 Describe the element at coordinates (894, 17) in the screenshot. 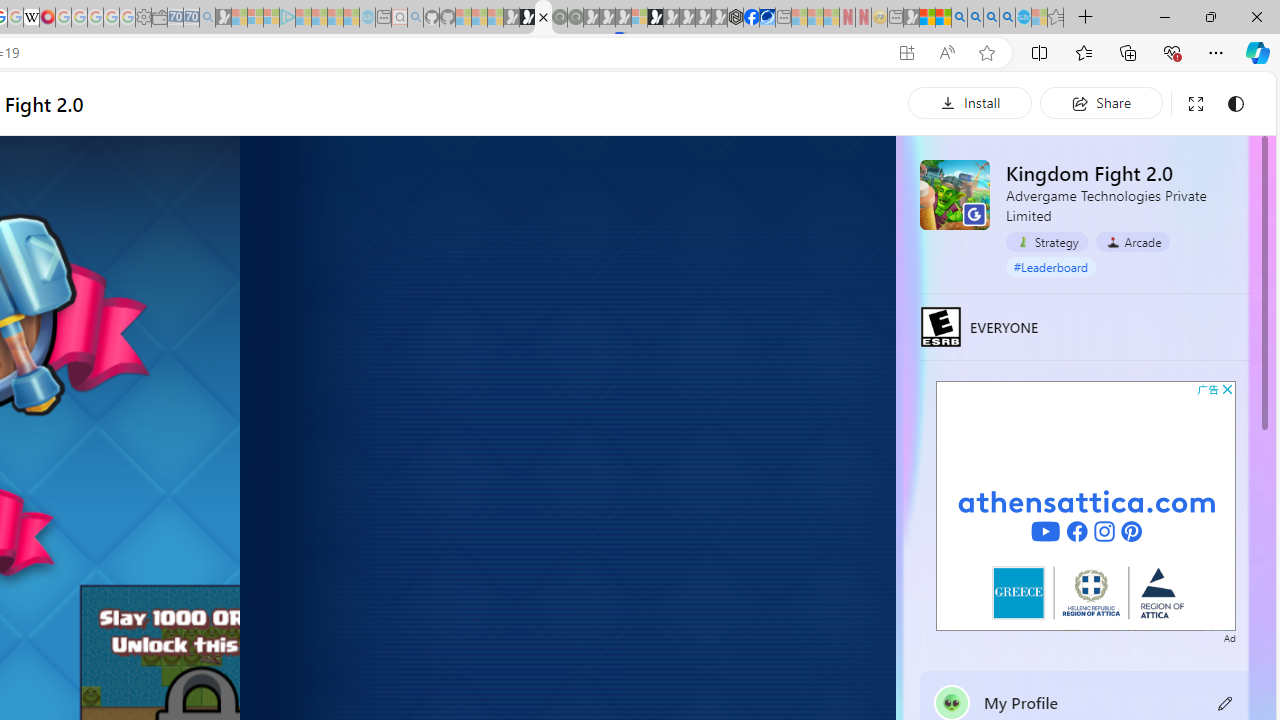

I see `'New tab - Sleeping'` at that location.